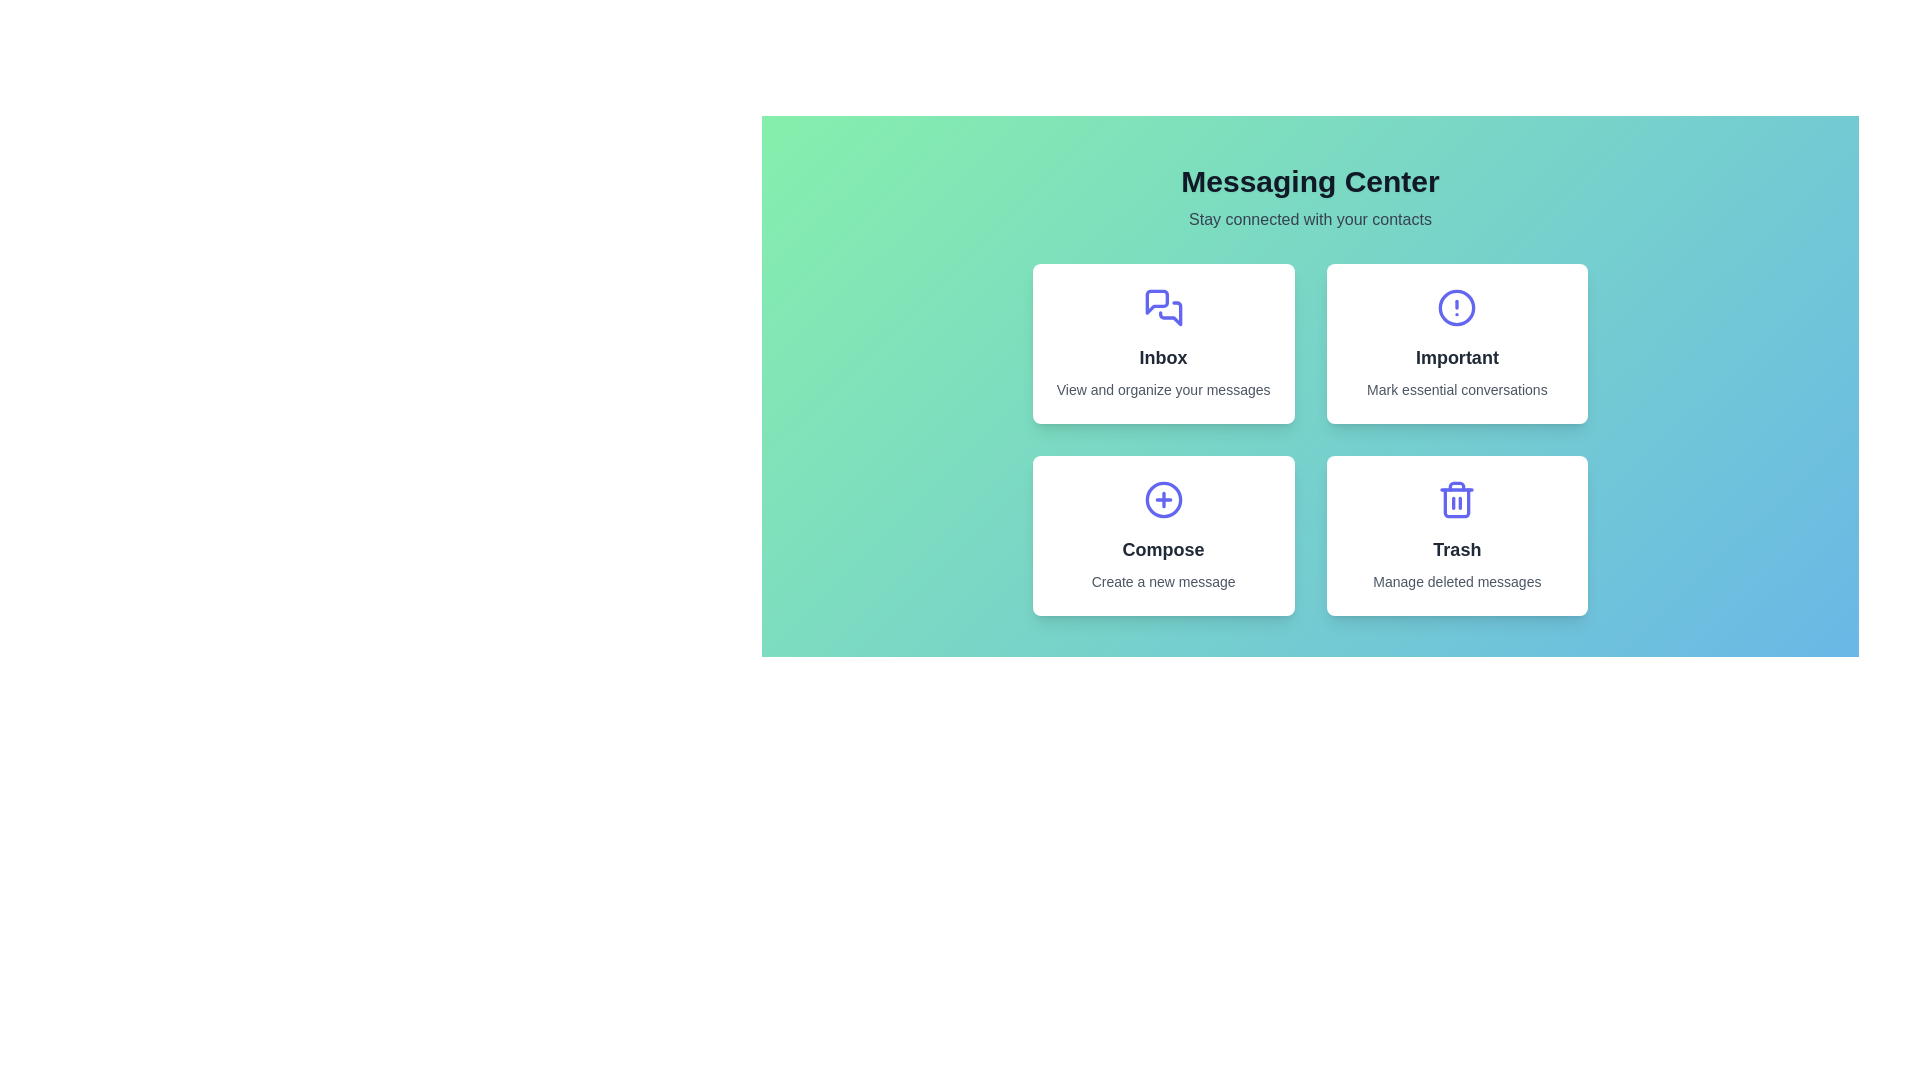  What do you see at coordinates (1163, 499) in the screenshot?
I see `the circular component of the 'Compose' icon which is part of a larger green circular design with a plus symbol` at bounding box center [1163, 499].